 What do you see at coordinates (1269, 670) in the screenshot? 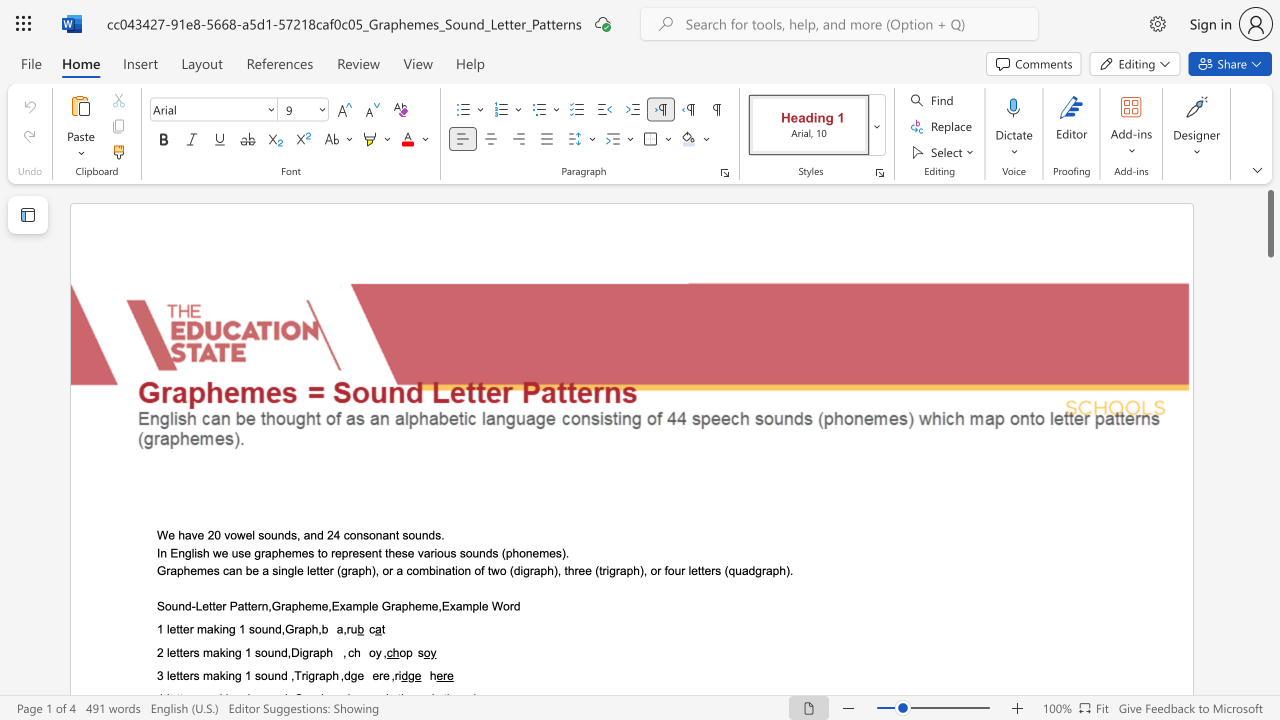
I see `the scrollbar on the right side to scroll the page down` at bounding box center [1269, 670].